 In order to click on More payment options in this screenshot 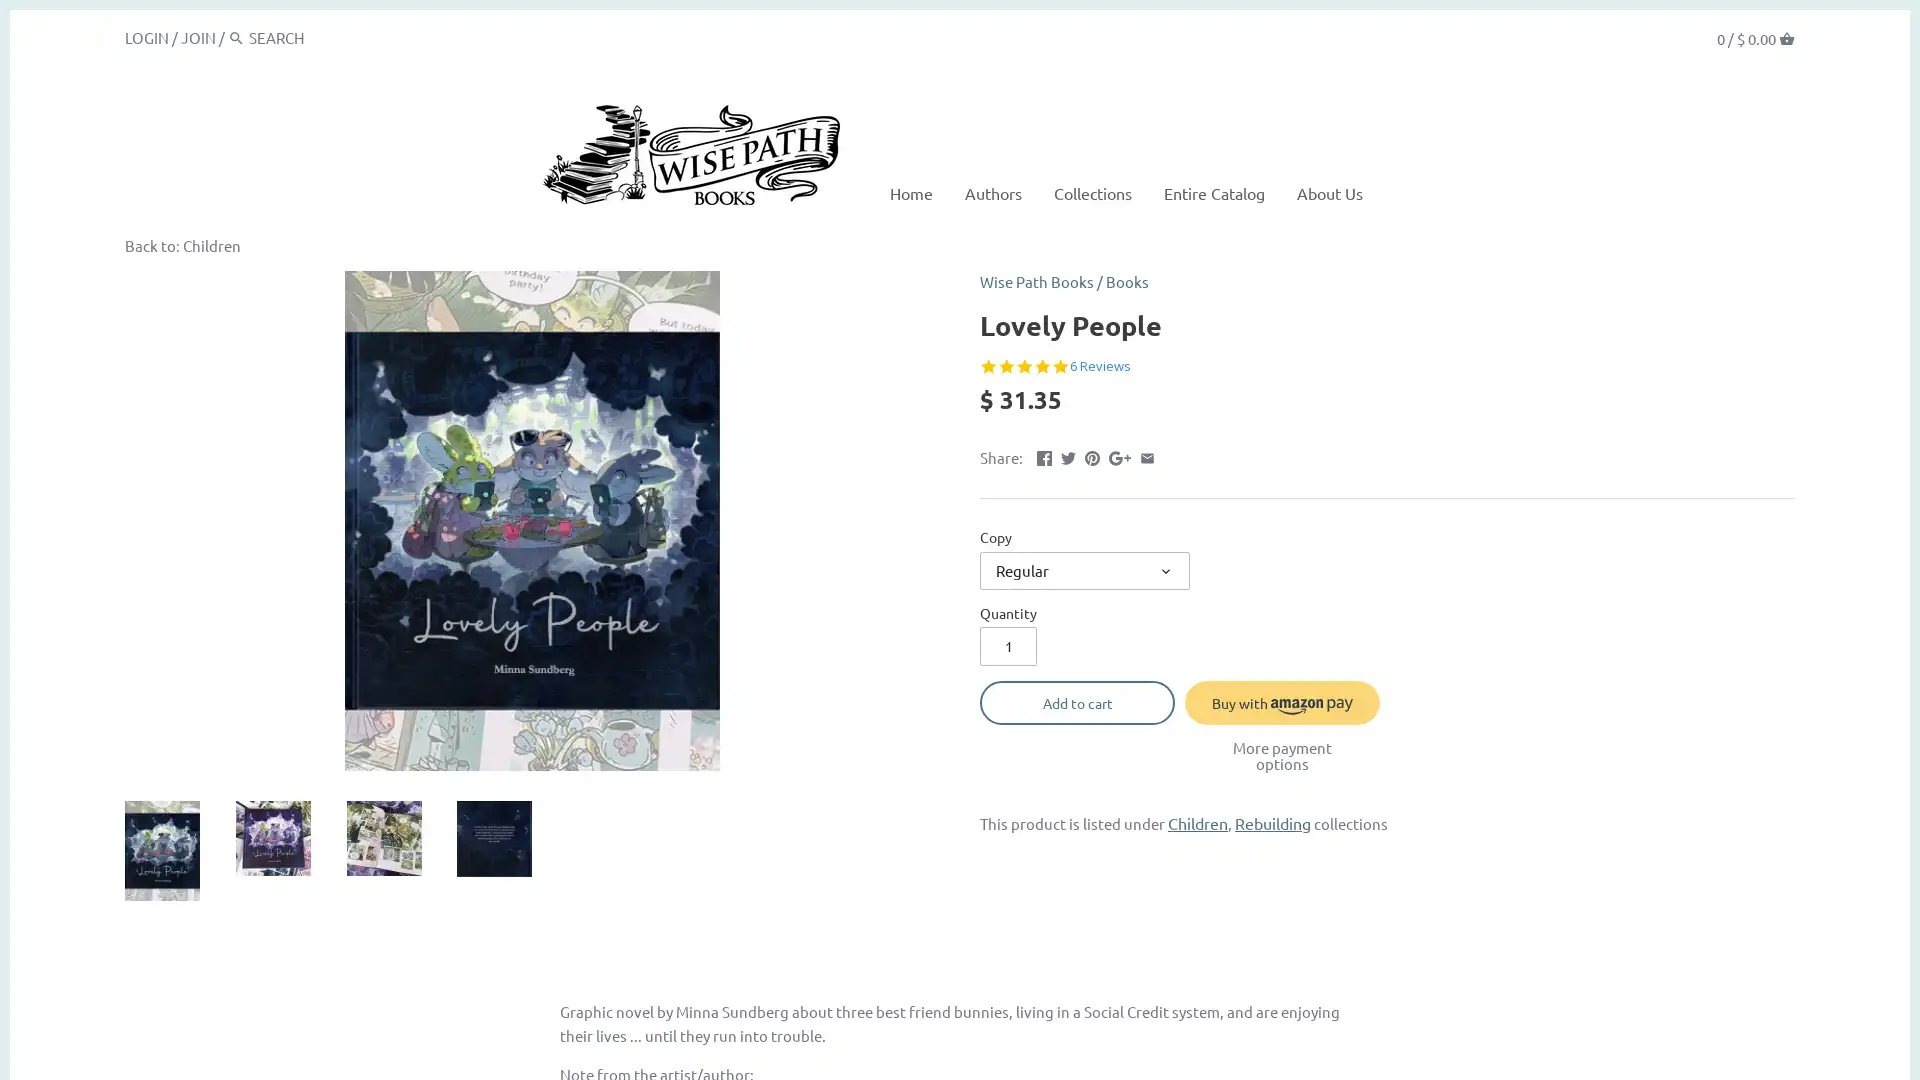, I will do `click(1282, 755)`.